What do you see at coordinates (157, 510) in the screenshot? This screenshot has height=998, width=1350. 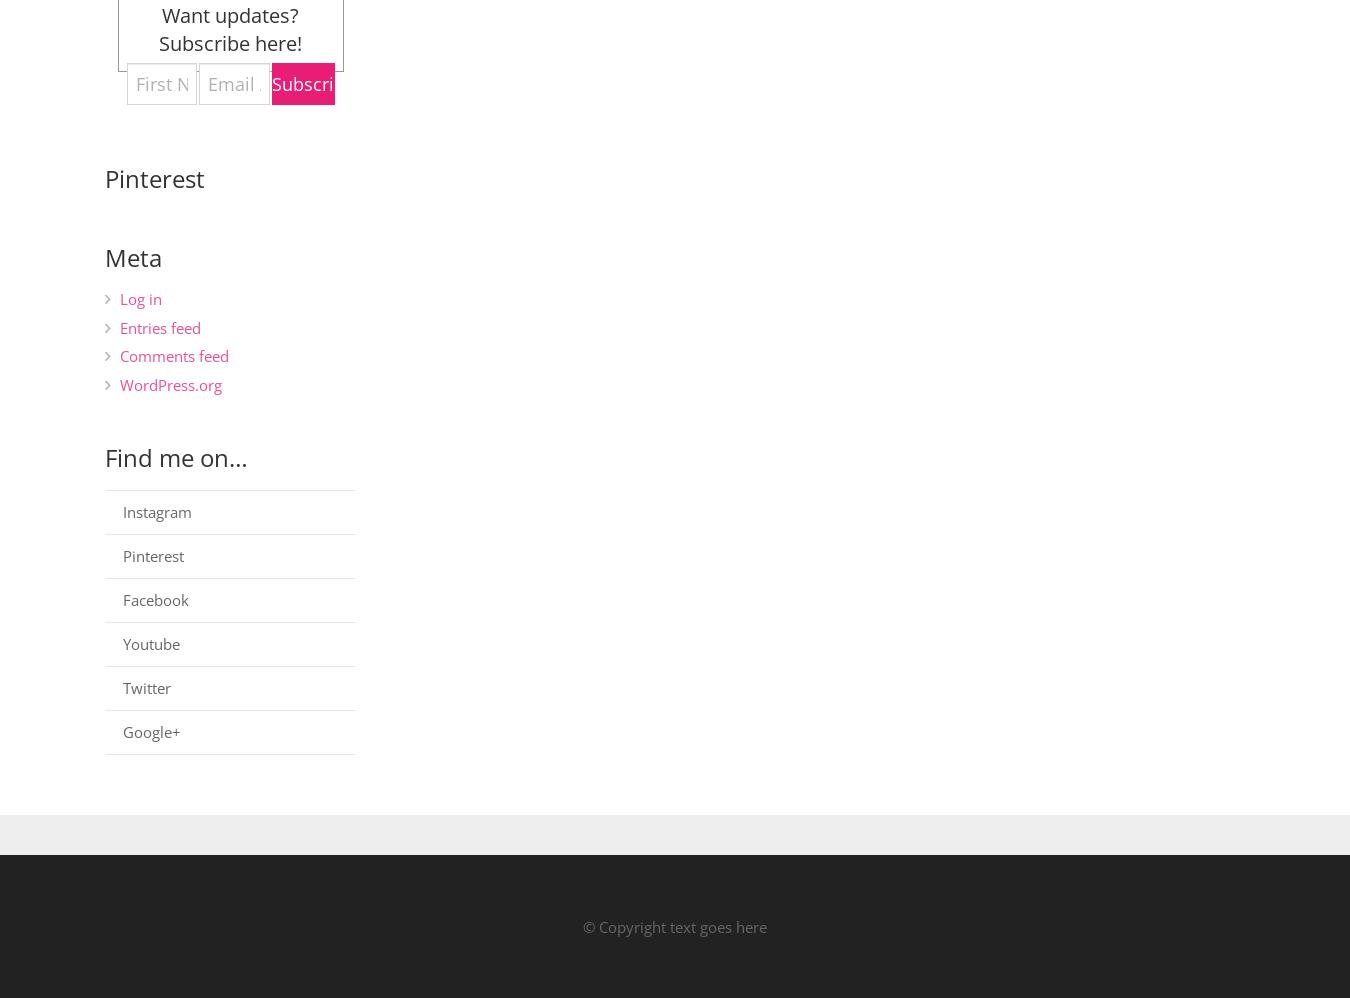 I see `'Instagram'` at bounding box center [157, 510].